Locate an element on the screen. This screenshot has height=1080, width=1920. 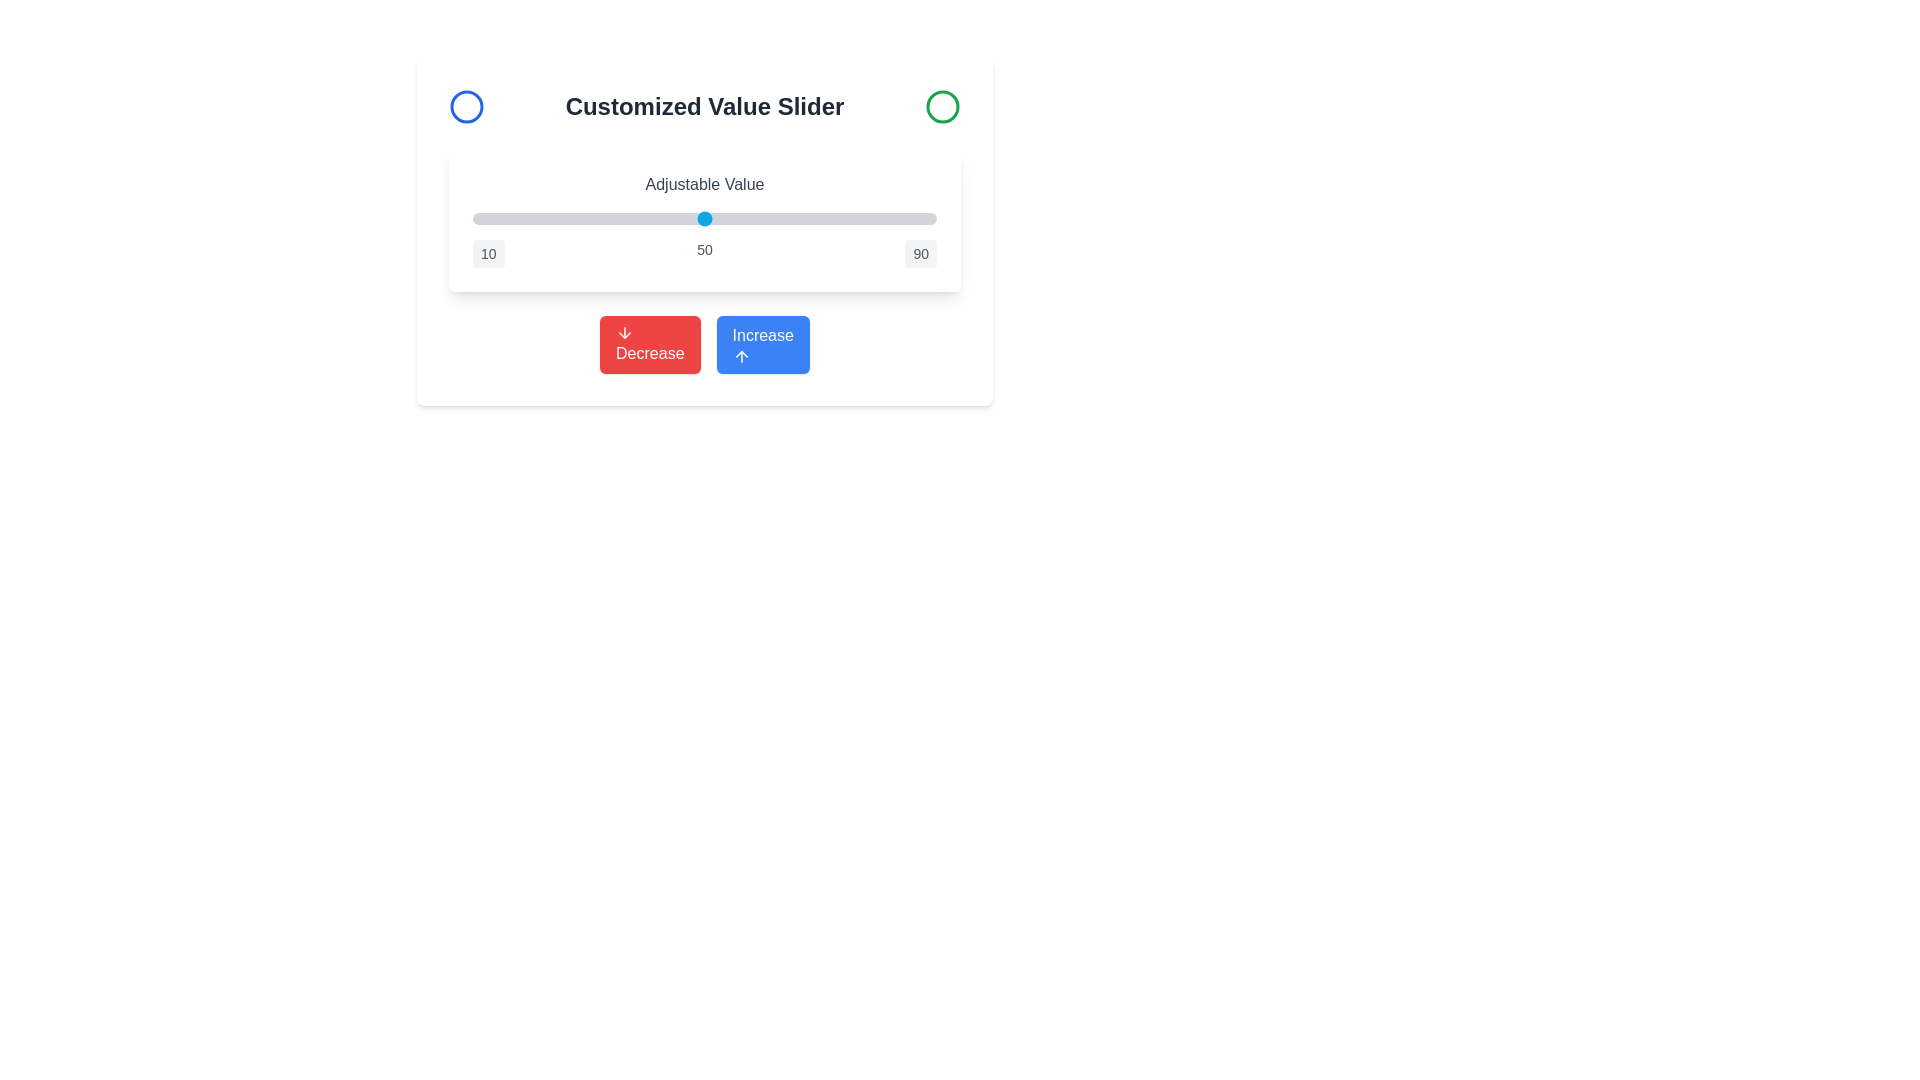
numeric value displayed in the text label located centrally below the horizontal slider, flanked by the numbers '10' and '90' is located at coordinates (705, 253).